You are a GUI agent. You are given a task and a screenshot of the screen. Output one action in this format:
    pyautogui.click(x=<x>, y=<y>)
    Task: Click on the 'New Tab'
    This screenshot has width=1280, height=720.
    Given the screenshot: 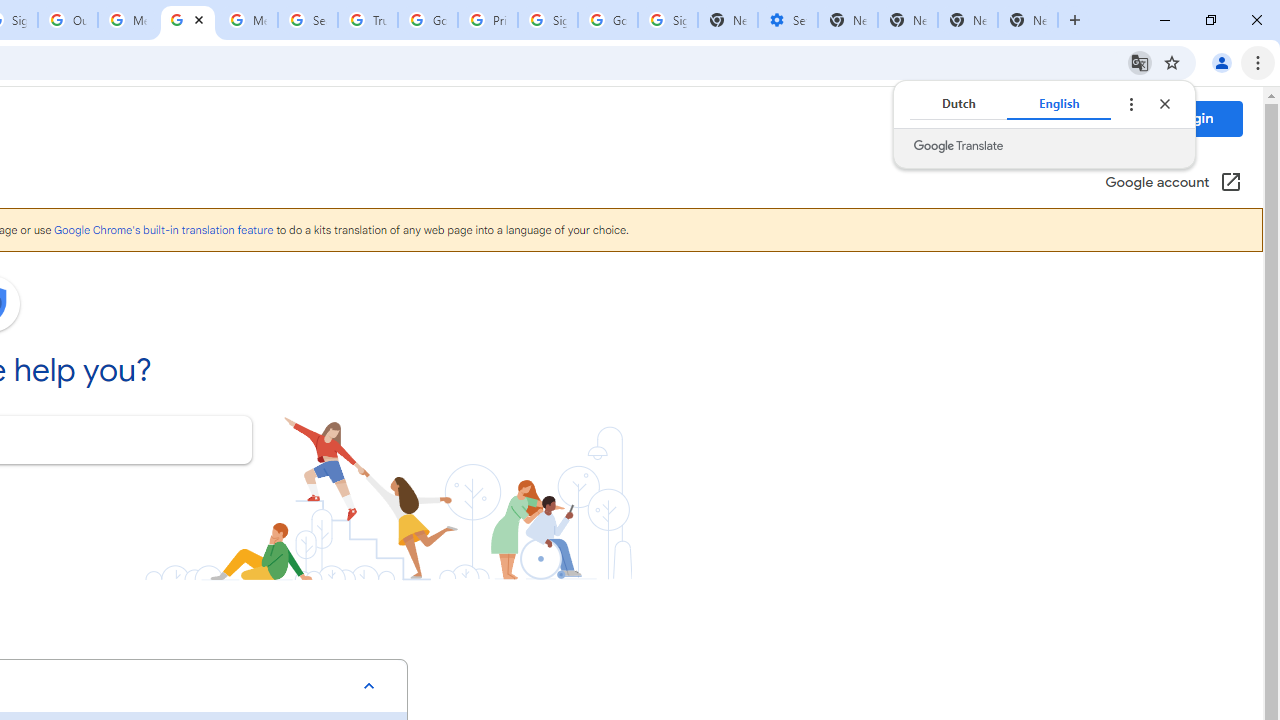 What is the action you would take?
    pyautogui.click(x=1028, y=20)
    